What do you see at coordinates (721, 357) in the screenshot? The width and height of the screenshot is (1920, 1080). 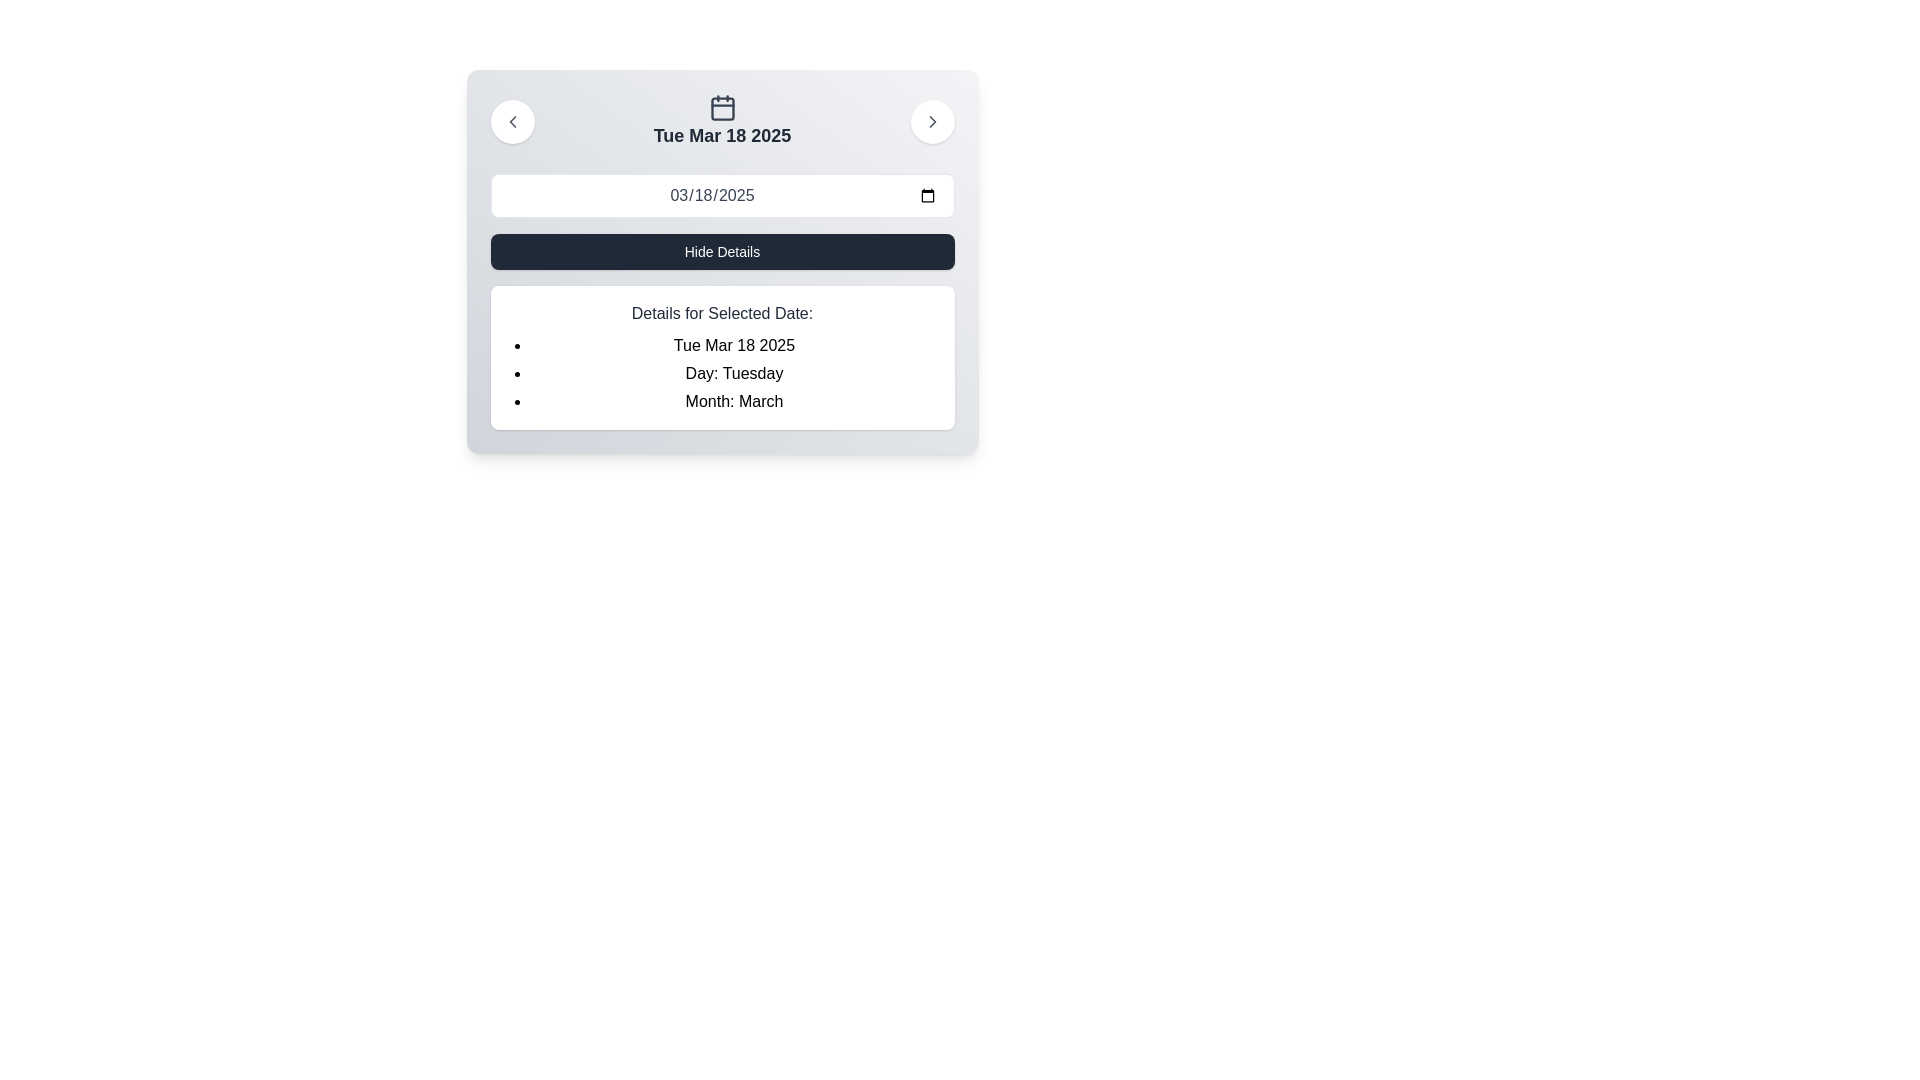 I see `the informational text block that conveys detailed information about a selected date, positioned below the 'Hide Details' button` at bounding box center [721, 357].